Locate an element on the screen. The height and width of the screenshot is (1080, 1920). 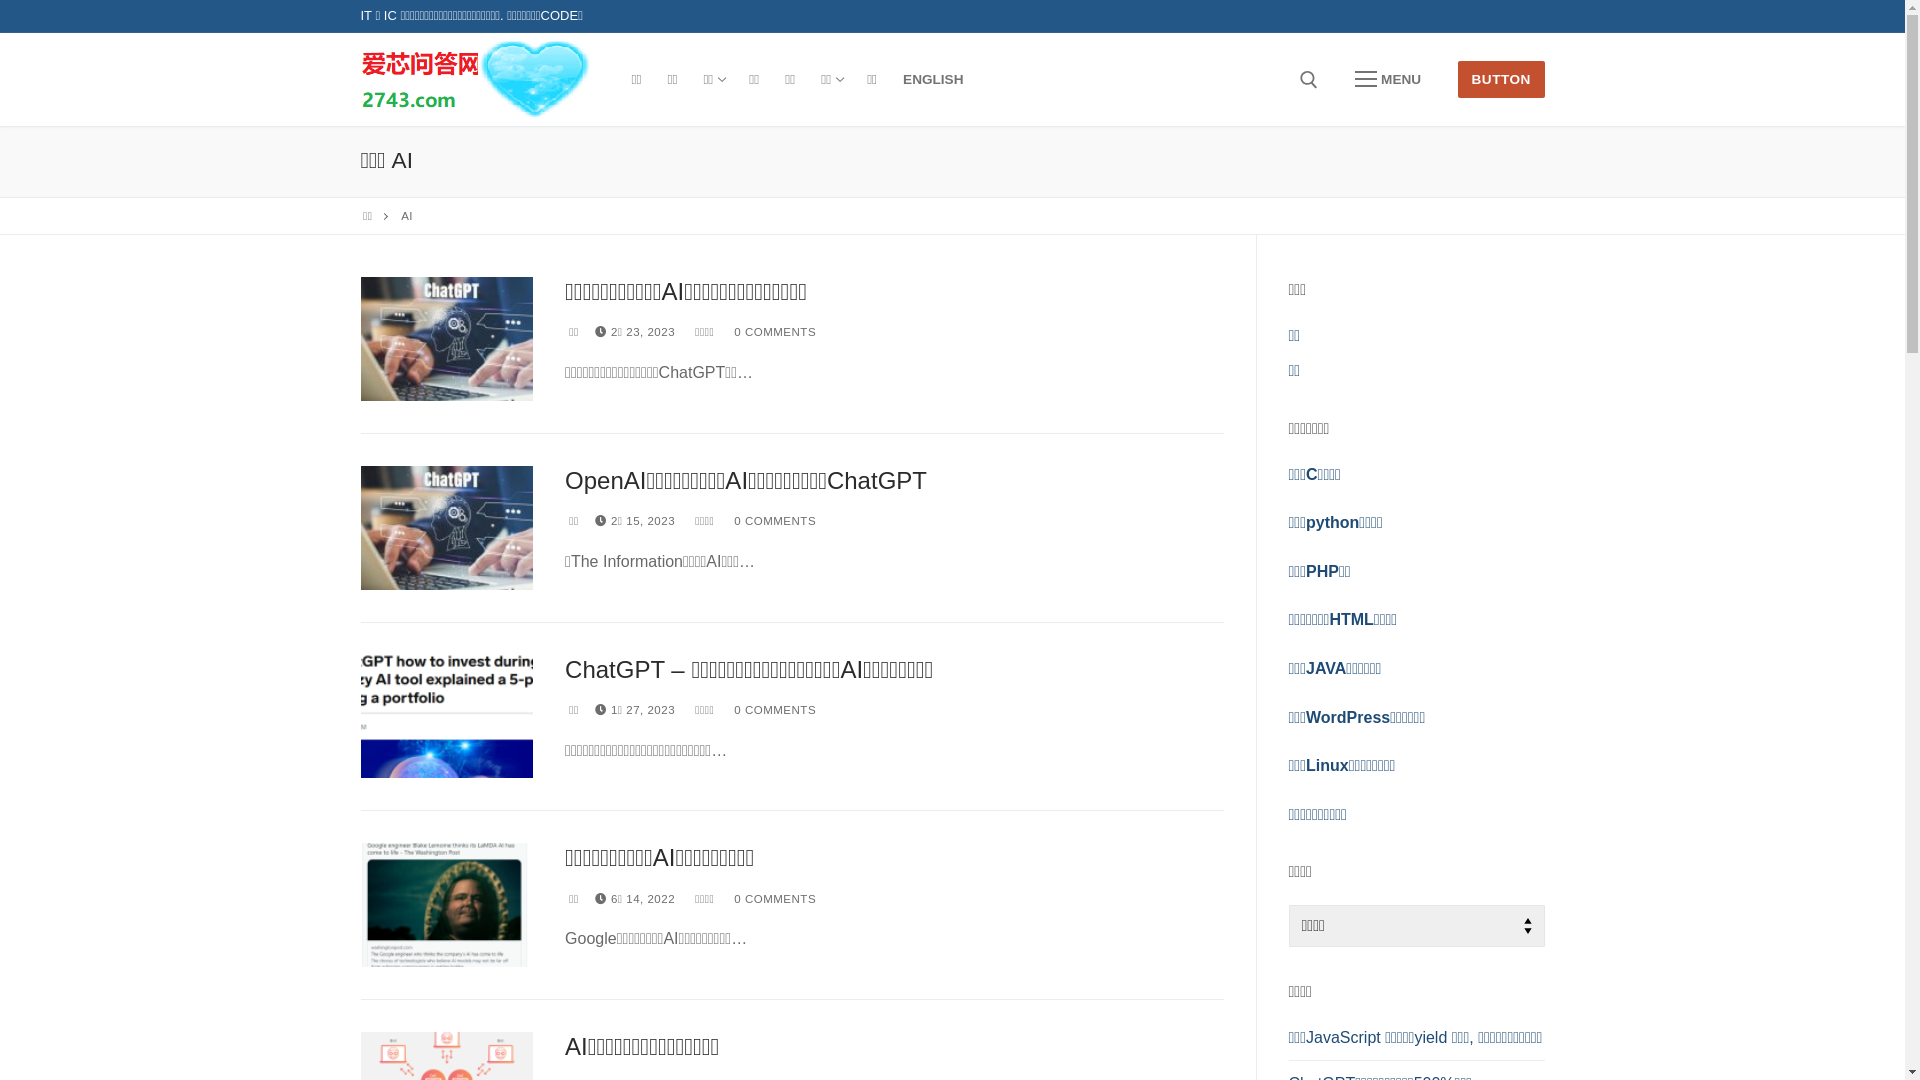
'BUTTON' is located at coordinates (1501, 78).